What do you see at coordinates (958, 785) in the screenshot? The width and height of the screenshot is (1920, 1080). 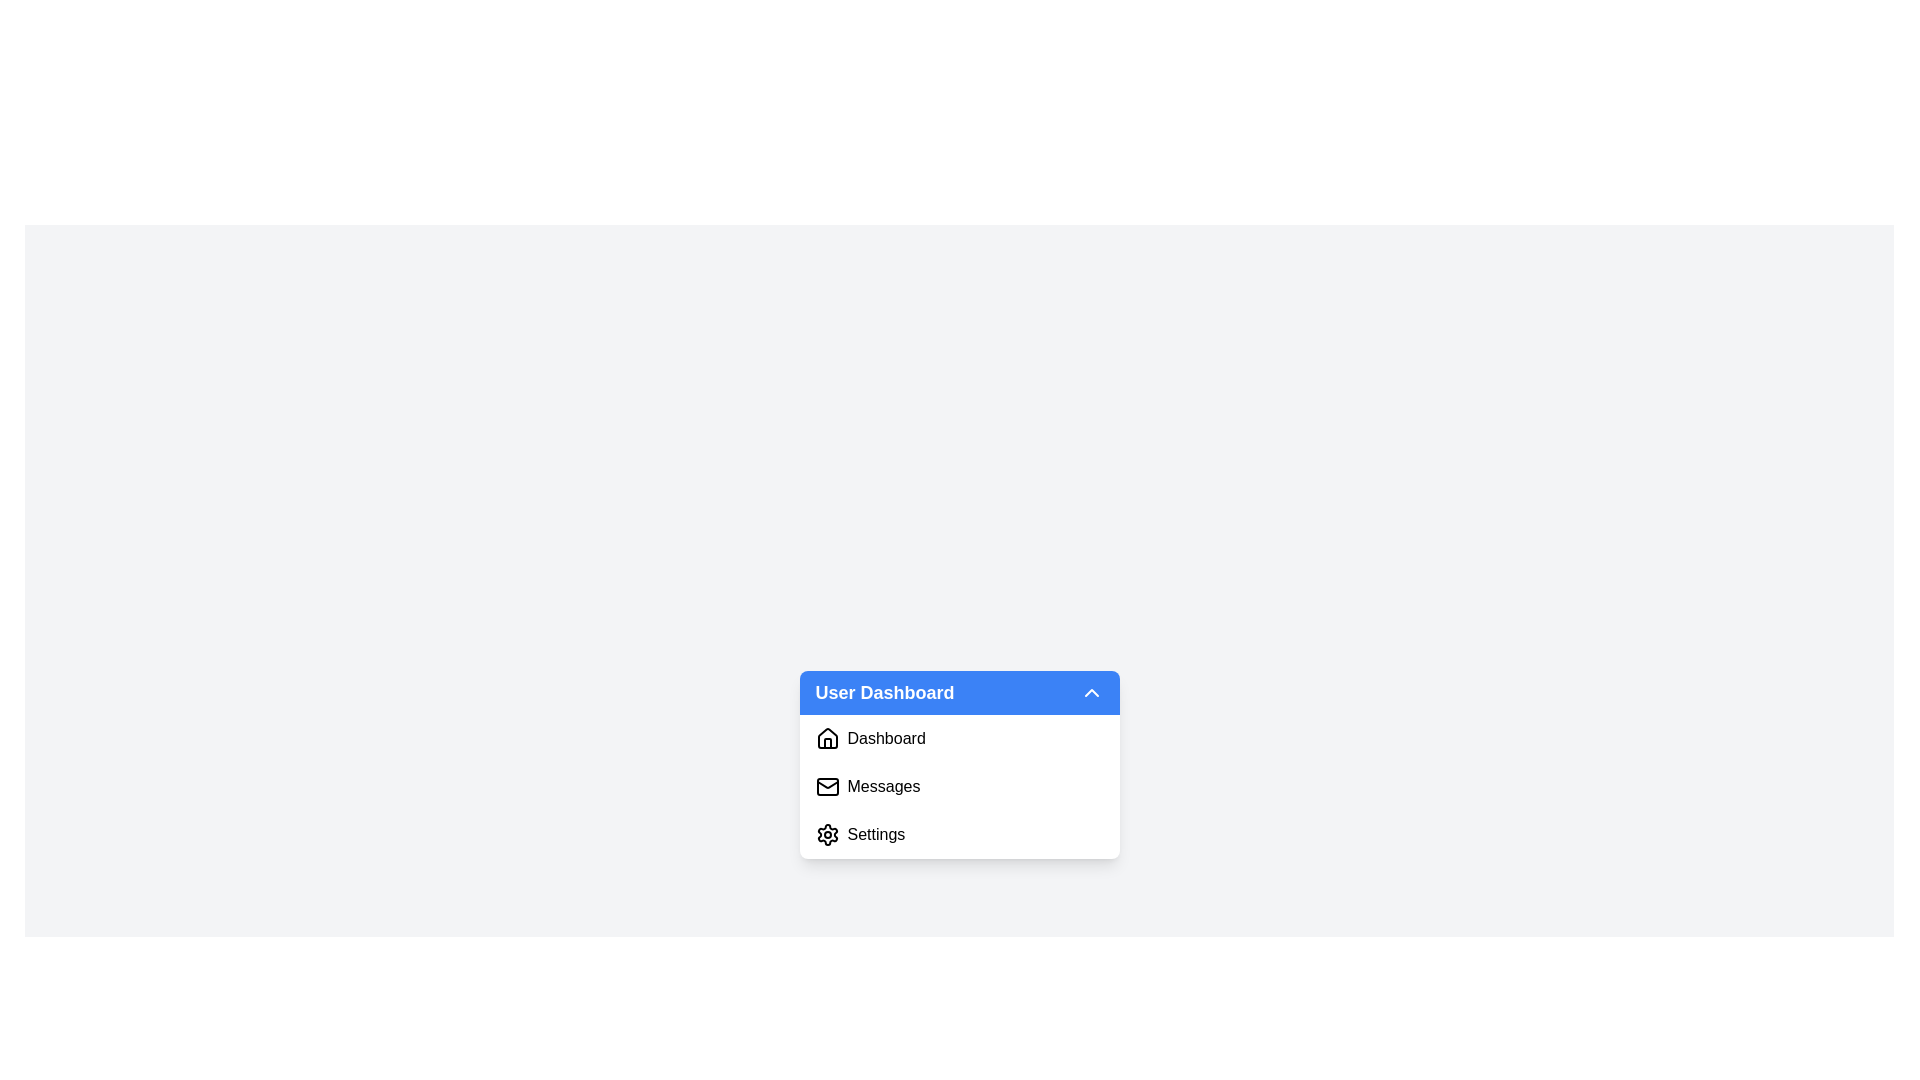 I see `the Navigation List Item labeled 'Messages' to activate its hover effect, which changes its background to light blue` at bounding box center [958, 785].